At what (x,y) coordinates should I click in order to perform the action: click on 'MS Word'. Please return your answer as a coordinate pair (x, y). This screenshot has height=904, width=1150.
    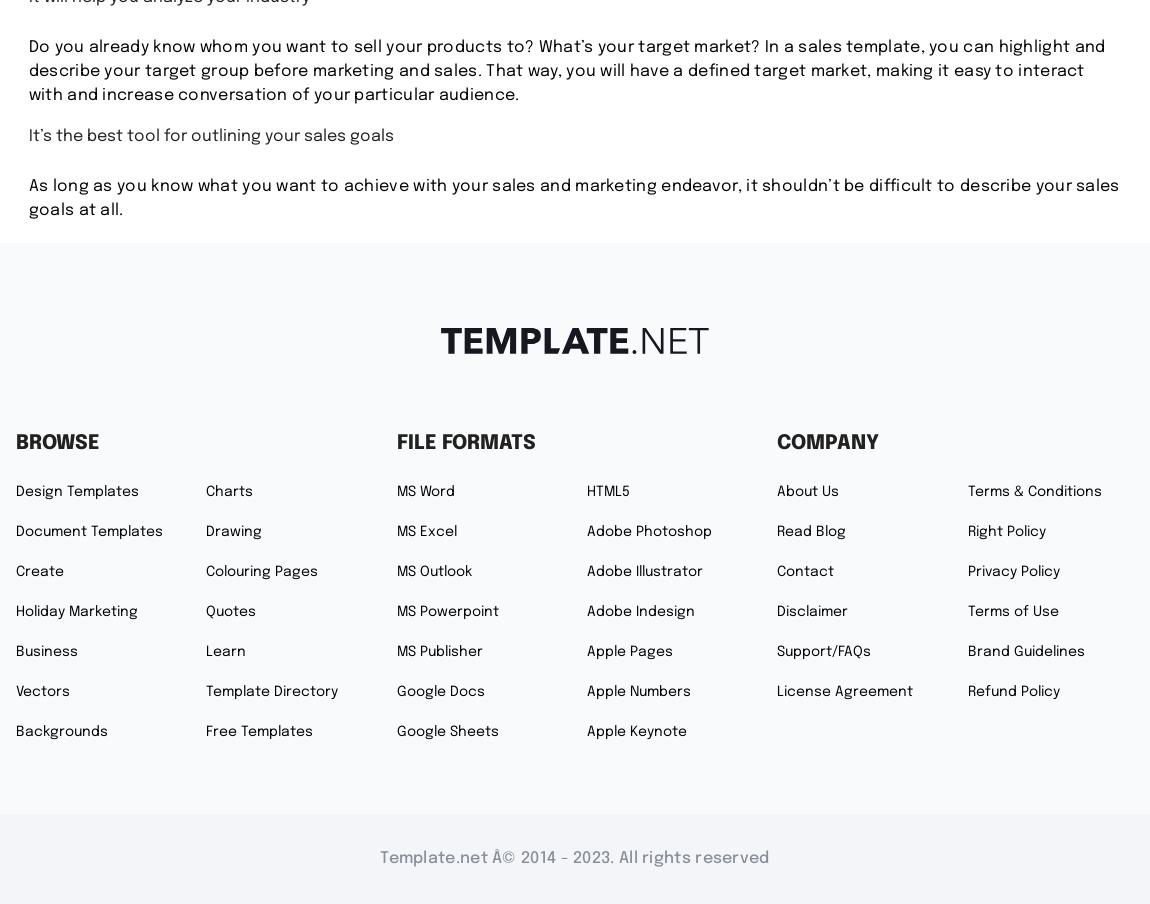
    Looking at the image, I should click on (425, 490).